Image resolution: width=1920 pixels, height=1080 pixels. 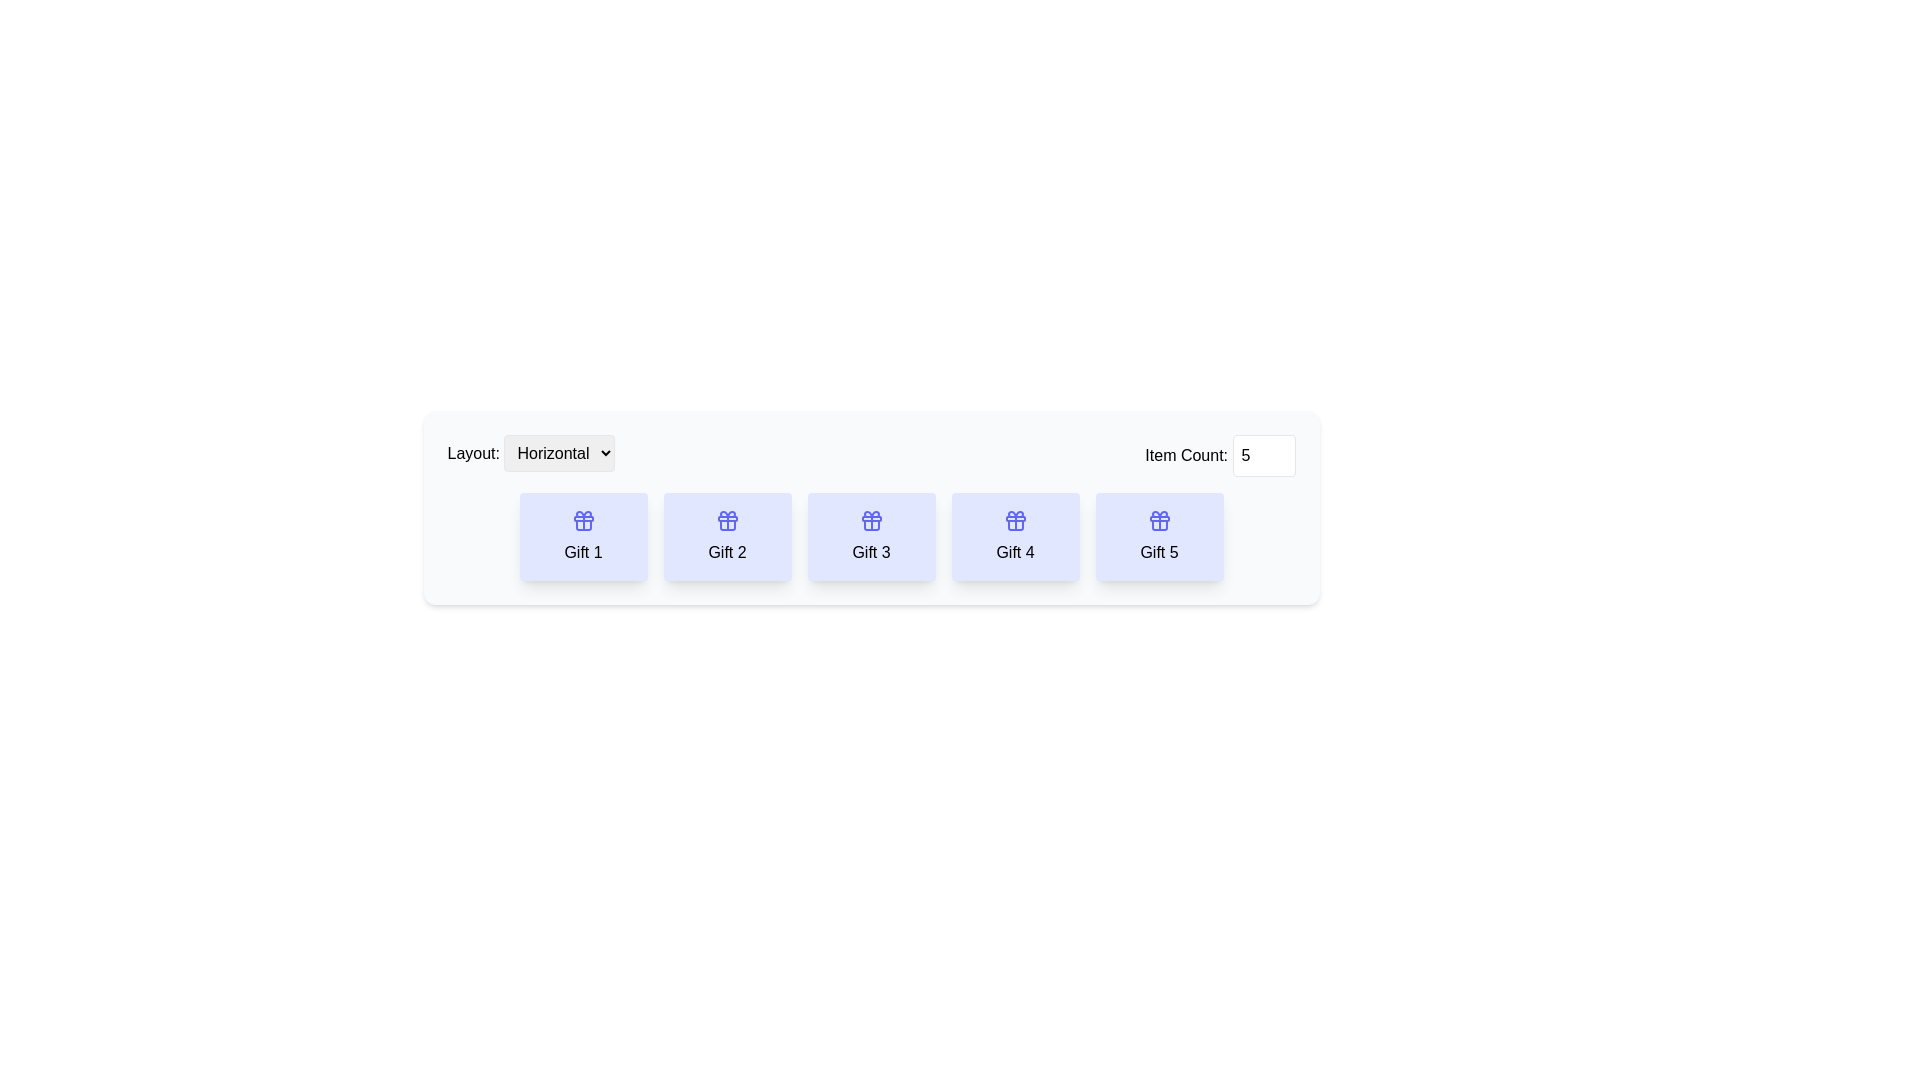 I want to click on text from the label located under the gift icon in the third card labeled 'Gift 3' for identification purposes, so click(x=871, y=552).